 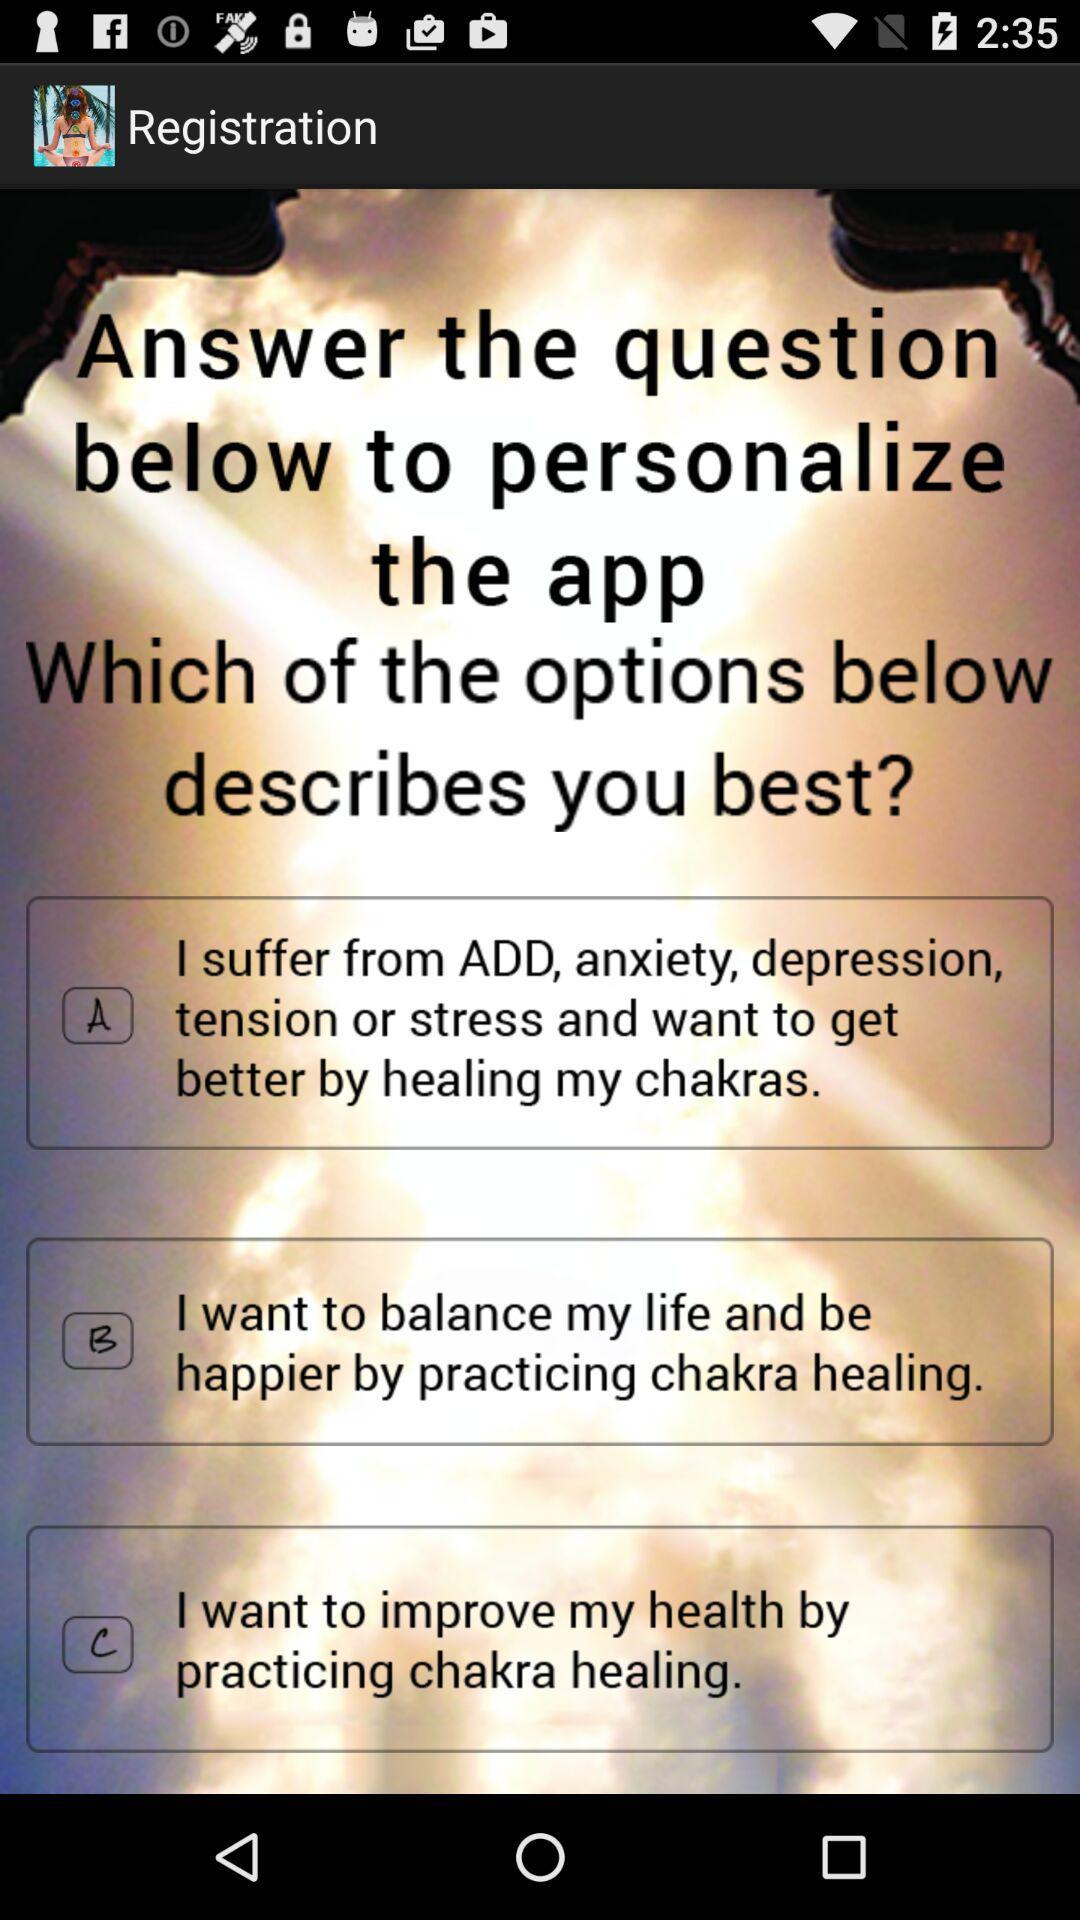 What do you see at coordinates (540, 1341) in the screenshot?
I see `answer` at bounding box center [540, 1341].